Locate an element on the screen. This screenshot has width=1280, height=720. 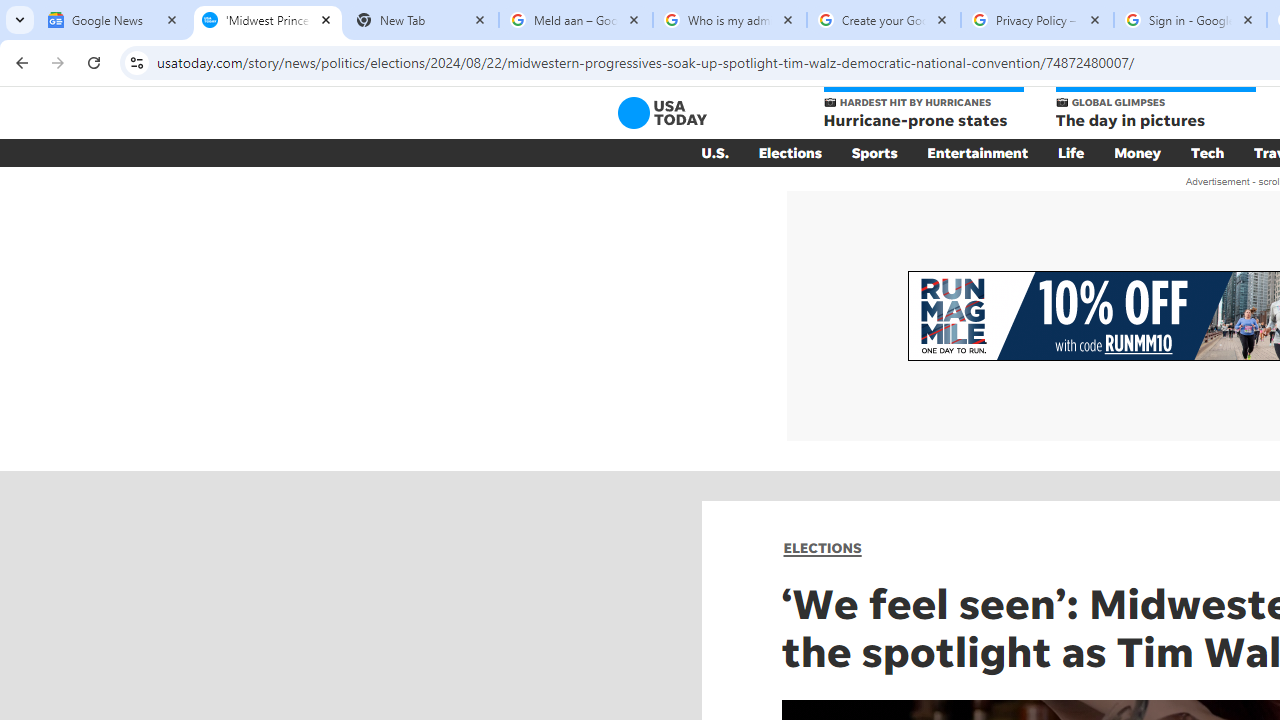
'Sports' is located at coordinates (874, 152).